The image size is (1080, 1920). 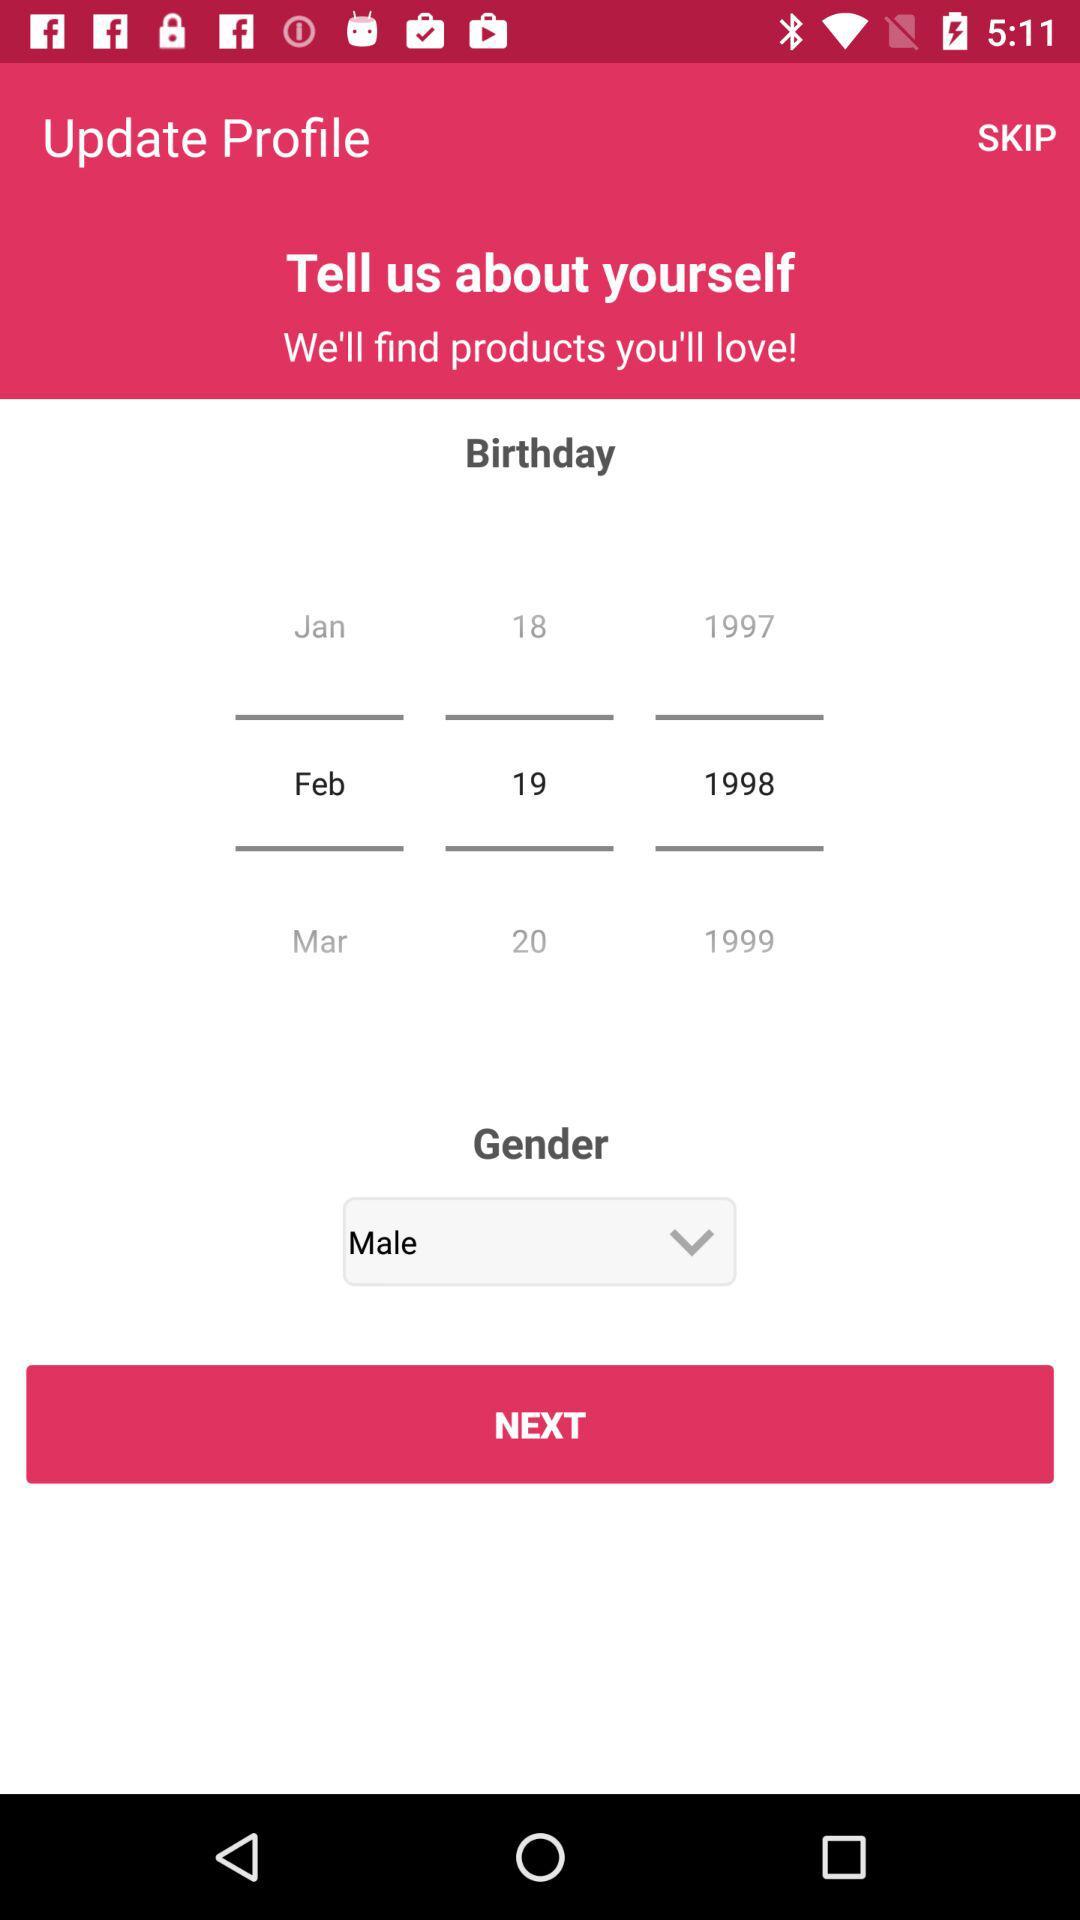 I want to click on the item above the gender item, so click(x=528, y=781).